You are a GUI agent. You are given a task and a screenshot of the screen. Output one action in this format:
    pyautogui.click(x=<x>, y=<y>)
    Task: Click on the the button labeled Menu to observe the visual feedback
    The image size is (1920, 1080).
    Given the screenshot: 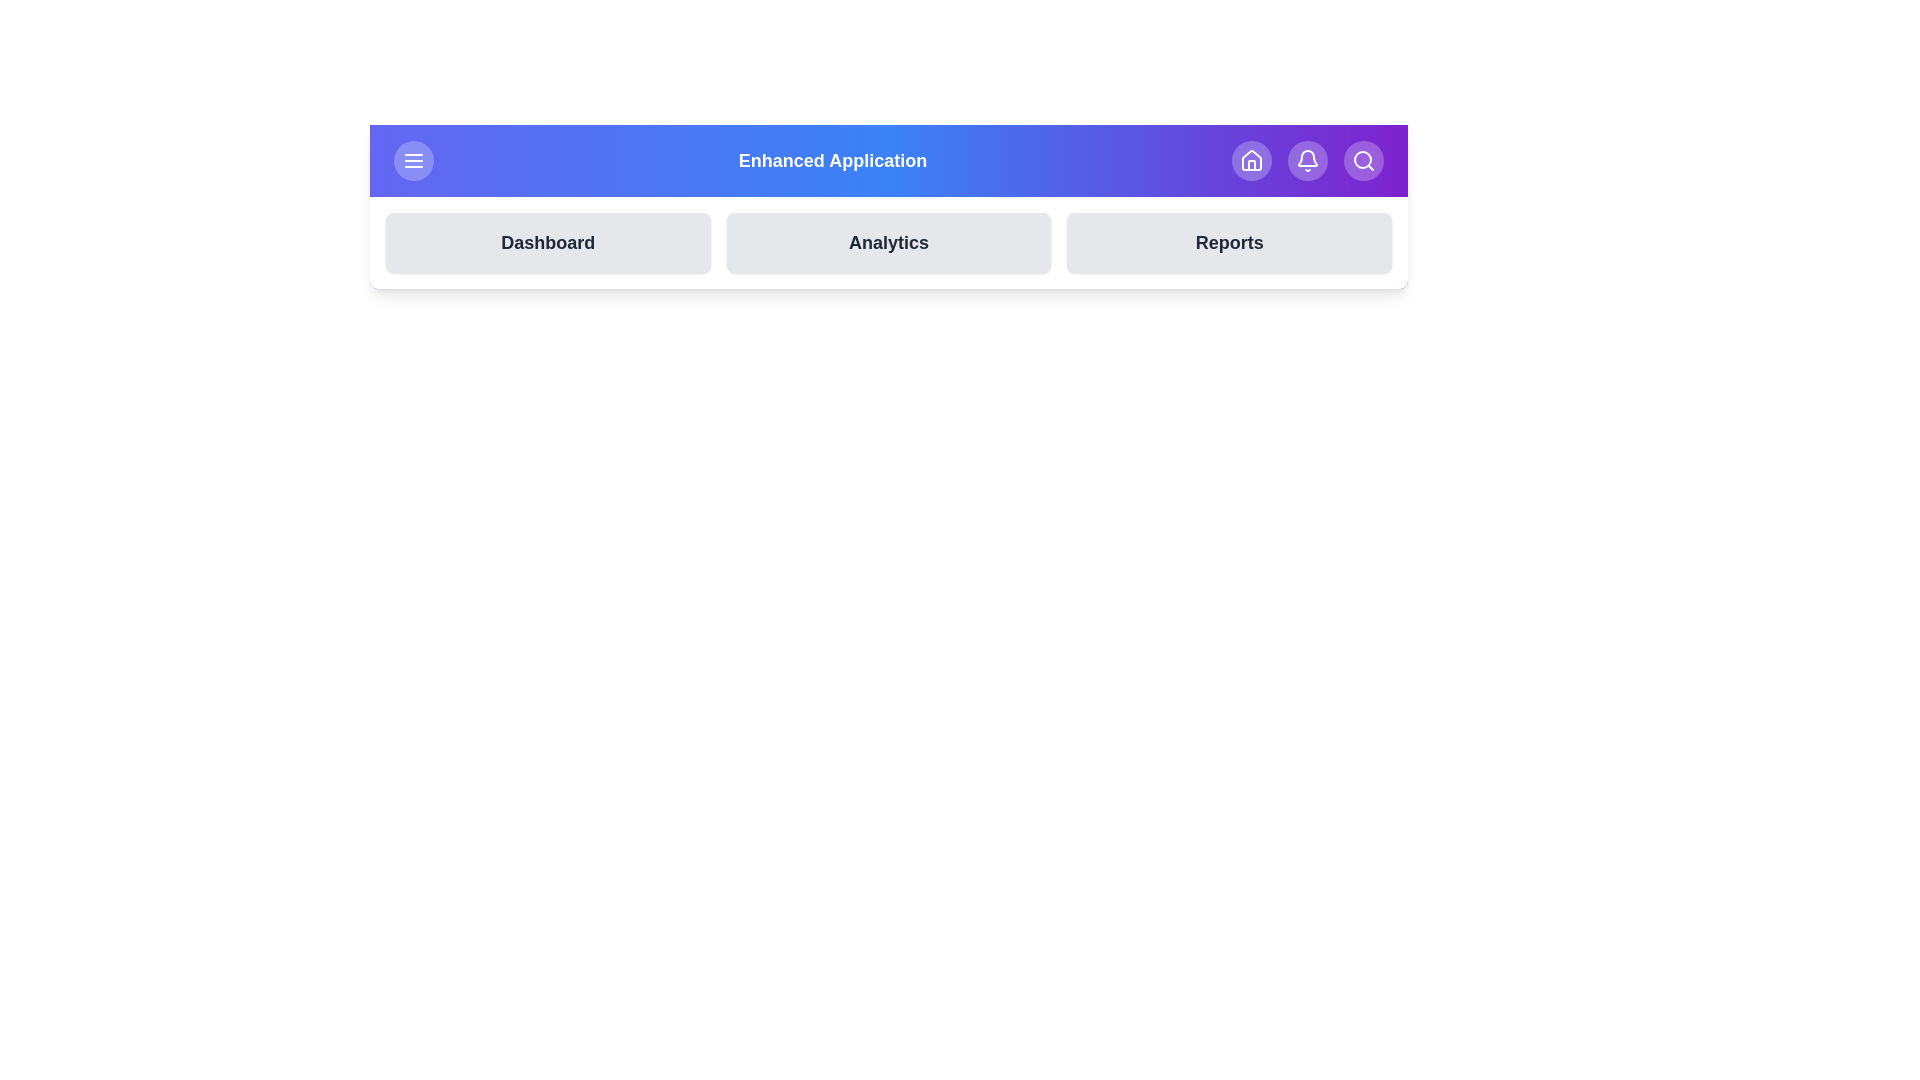 What is the action you would take?
    pyautogui.click(x=412, y=160)
    